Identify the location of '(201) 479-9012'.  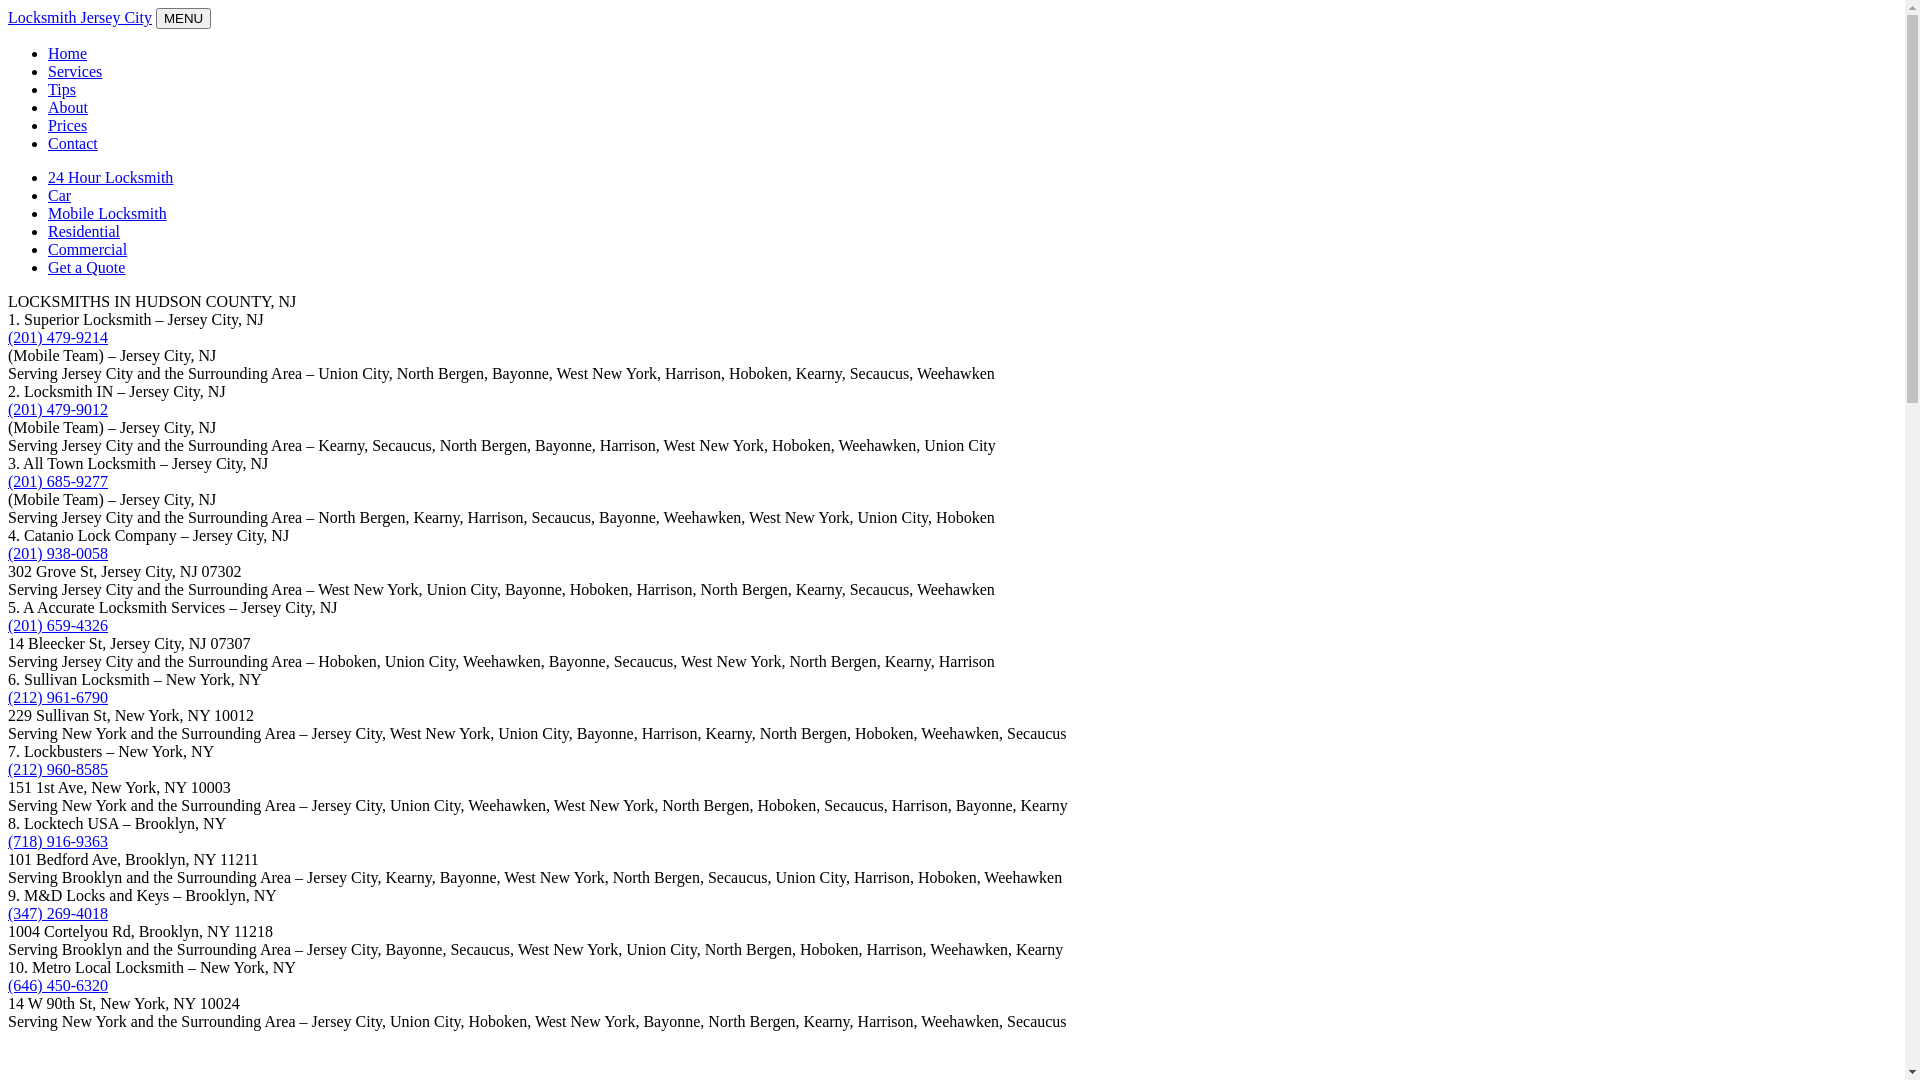
(57, 408).